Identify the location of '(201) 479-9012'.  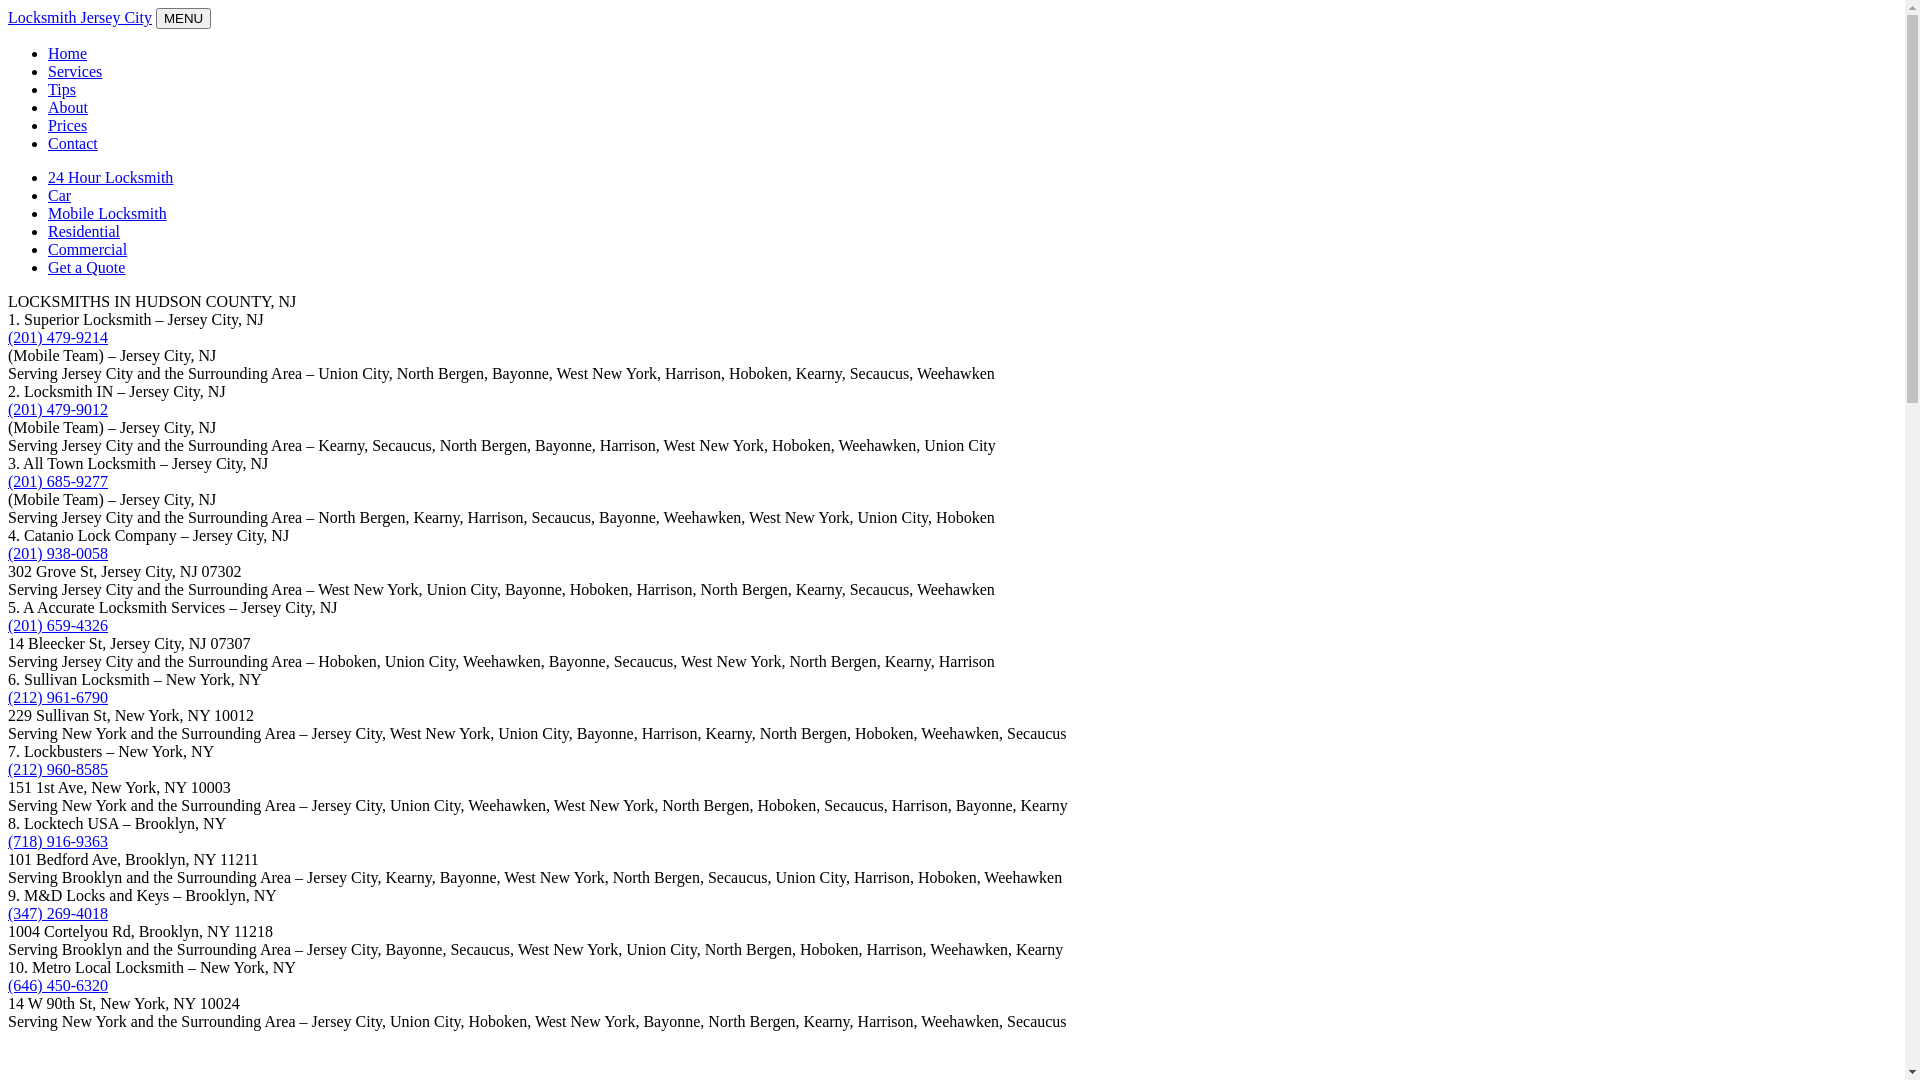
(57, 408).